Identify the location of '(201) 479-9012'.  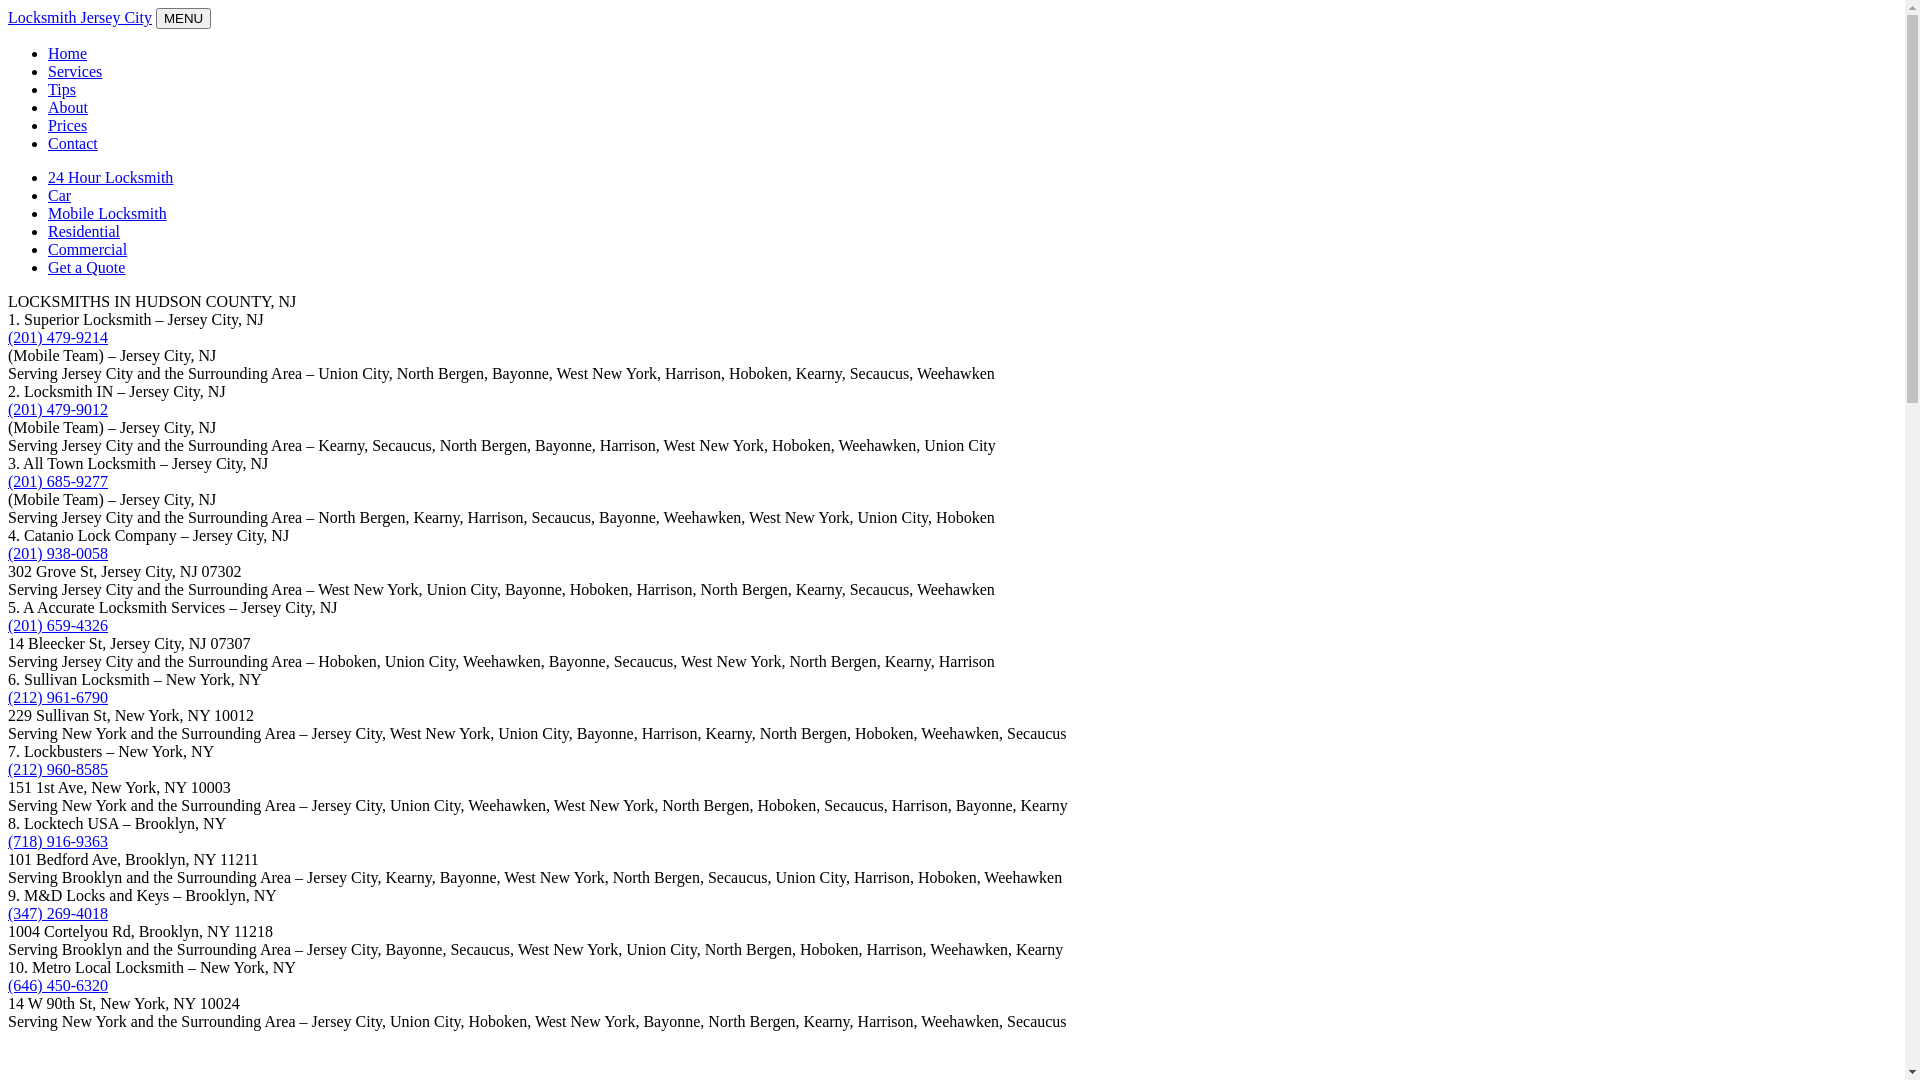
(57, 408).